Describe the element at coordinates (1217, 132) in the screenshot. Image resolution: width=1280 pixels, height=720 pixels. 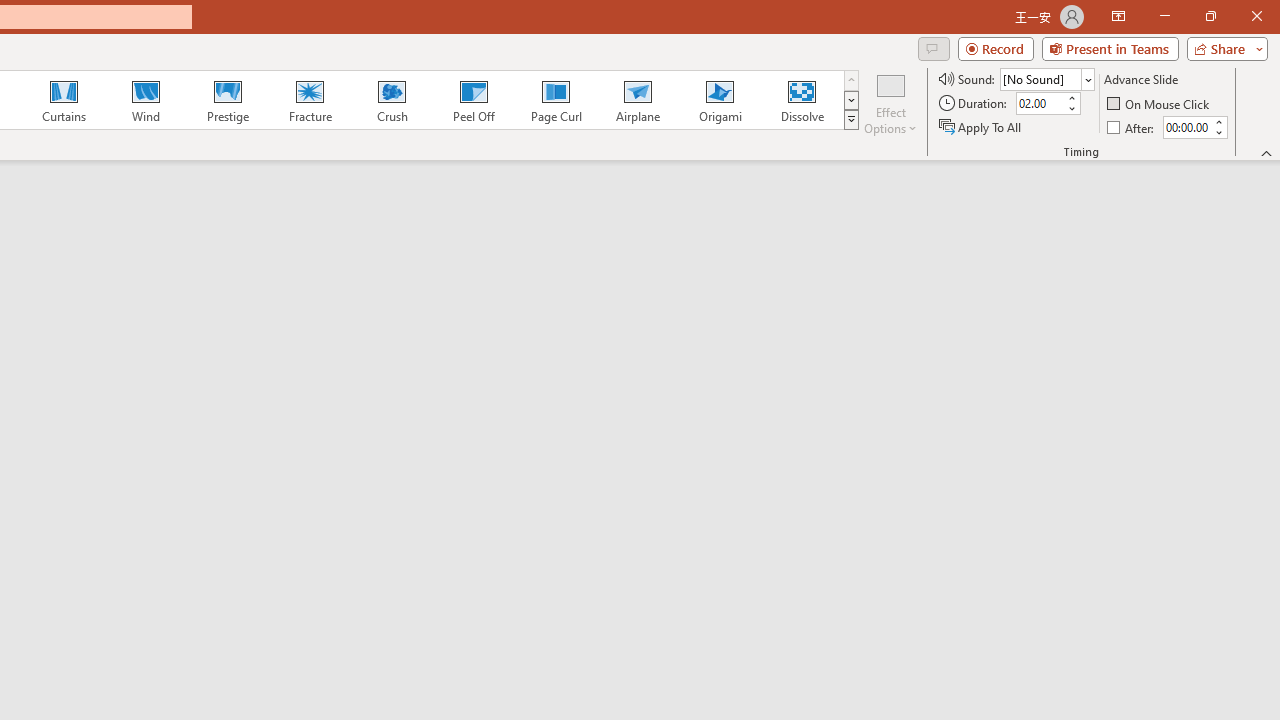
I see `'Less'` at that location.